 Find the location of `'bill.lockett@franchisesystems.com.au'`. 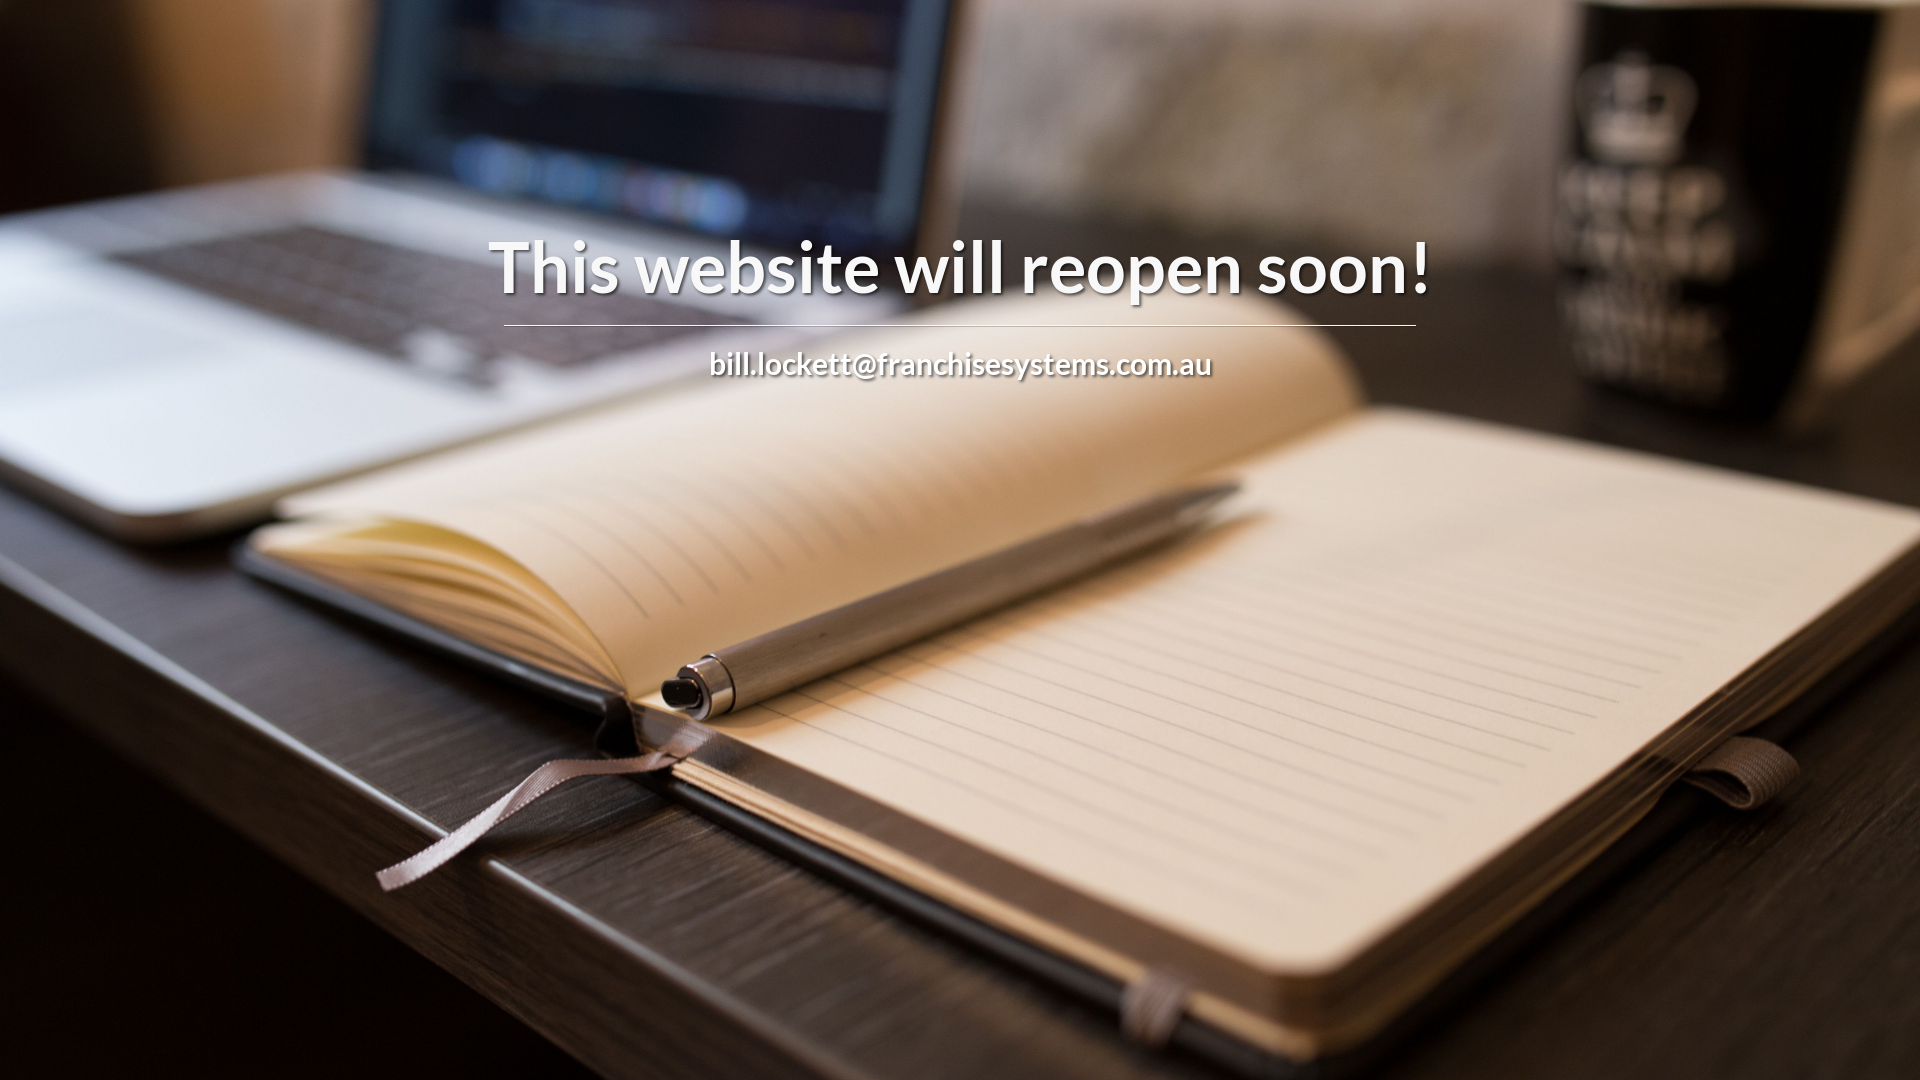

'bill.lockett@franchisesystems.com.au' is located at coordinates (958, 362).